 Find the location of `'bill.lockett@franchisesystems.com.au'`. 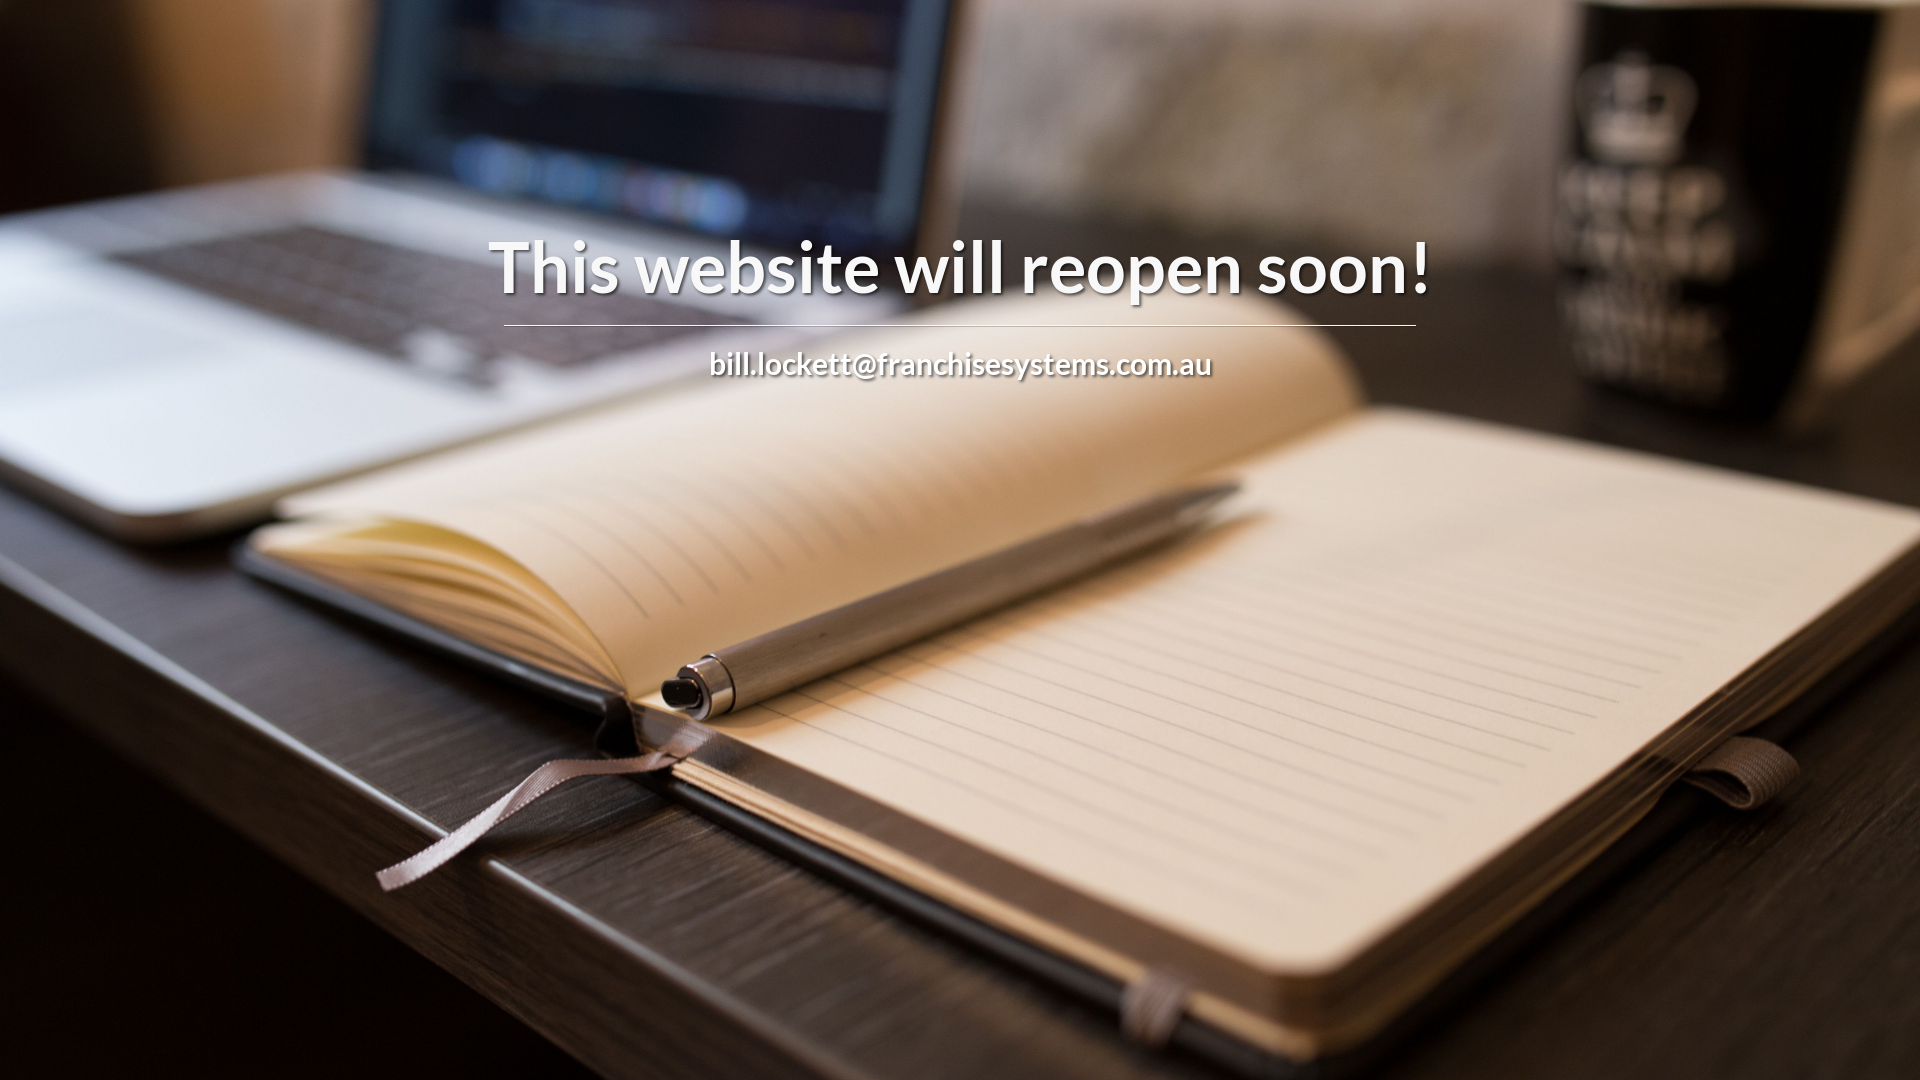

'bill.lockett@franchisesystems.com.au' is located at coordinates (958, 362).